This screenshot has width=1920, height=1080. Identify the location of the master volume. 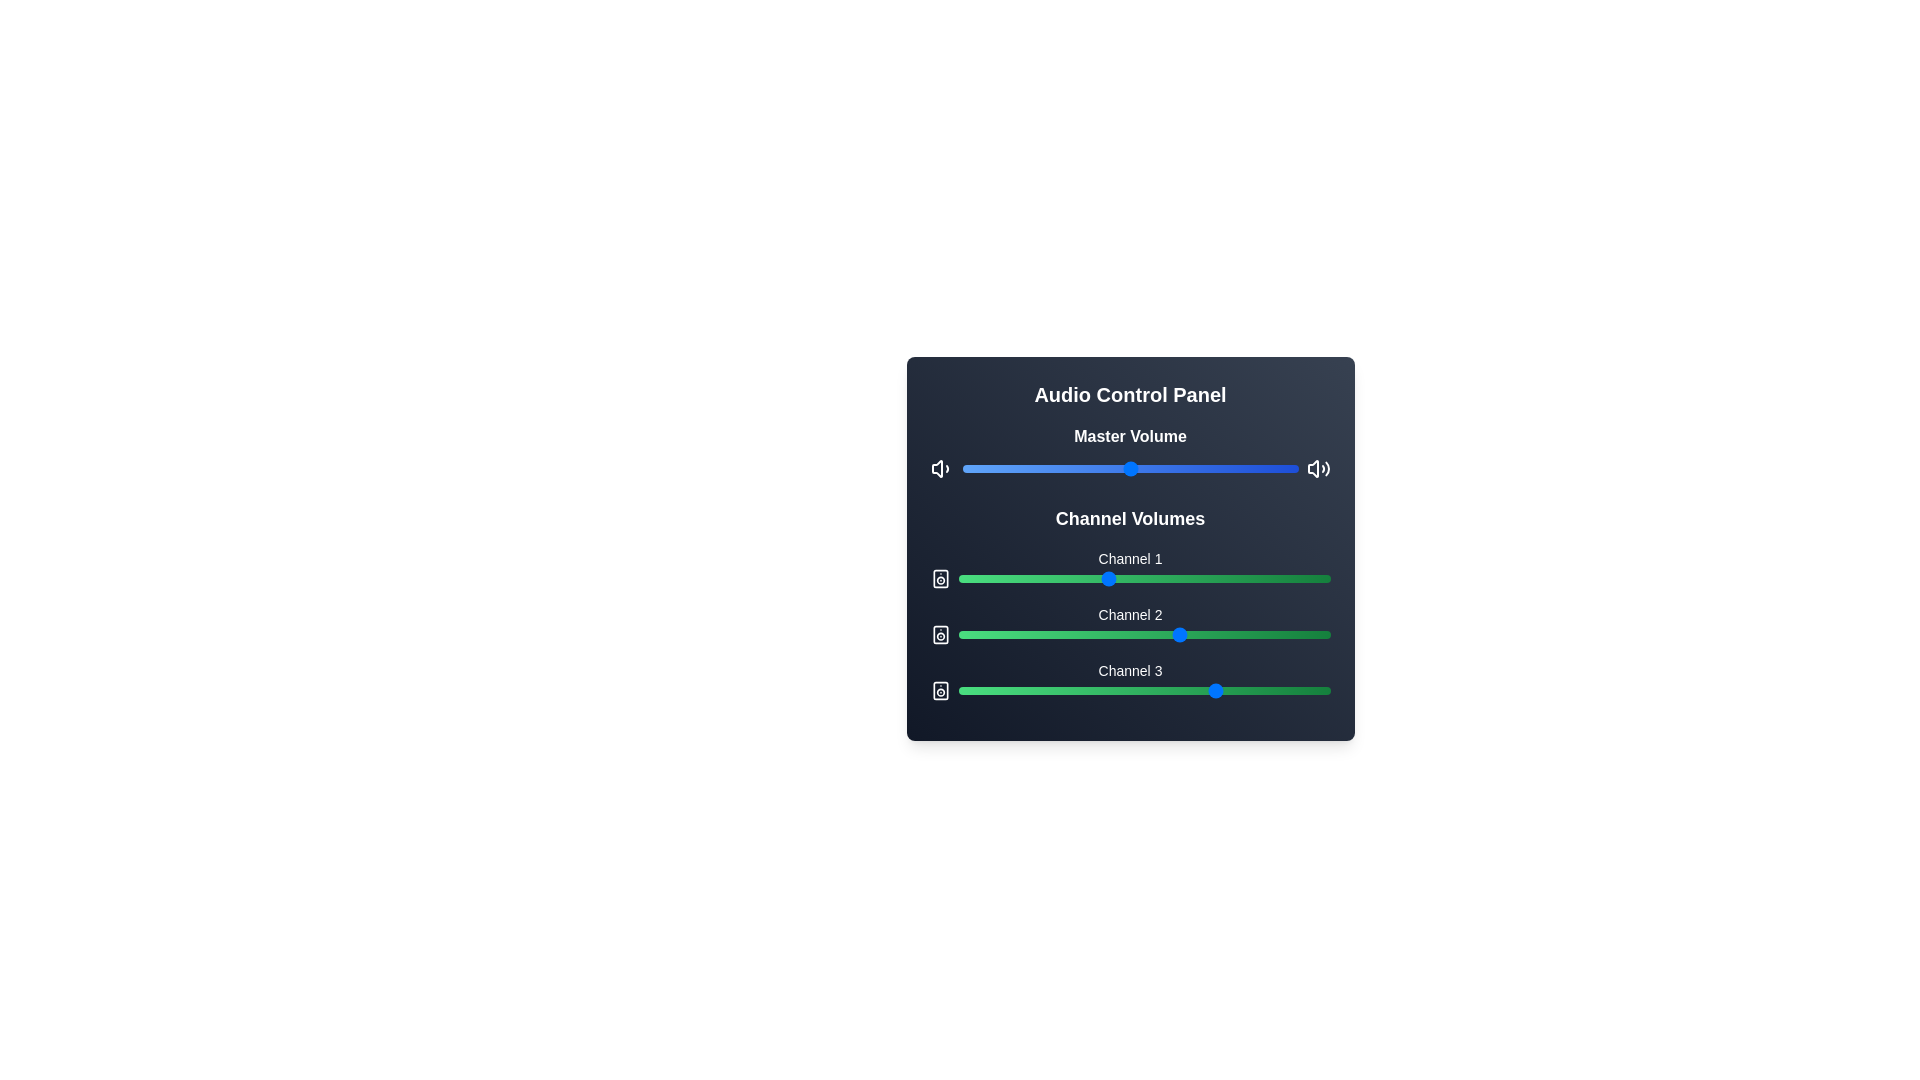
(1127, 469).